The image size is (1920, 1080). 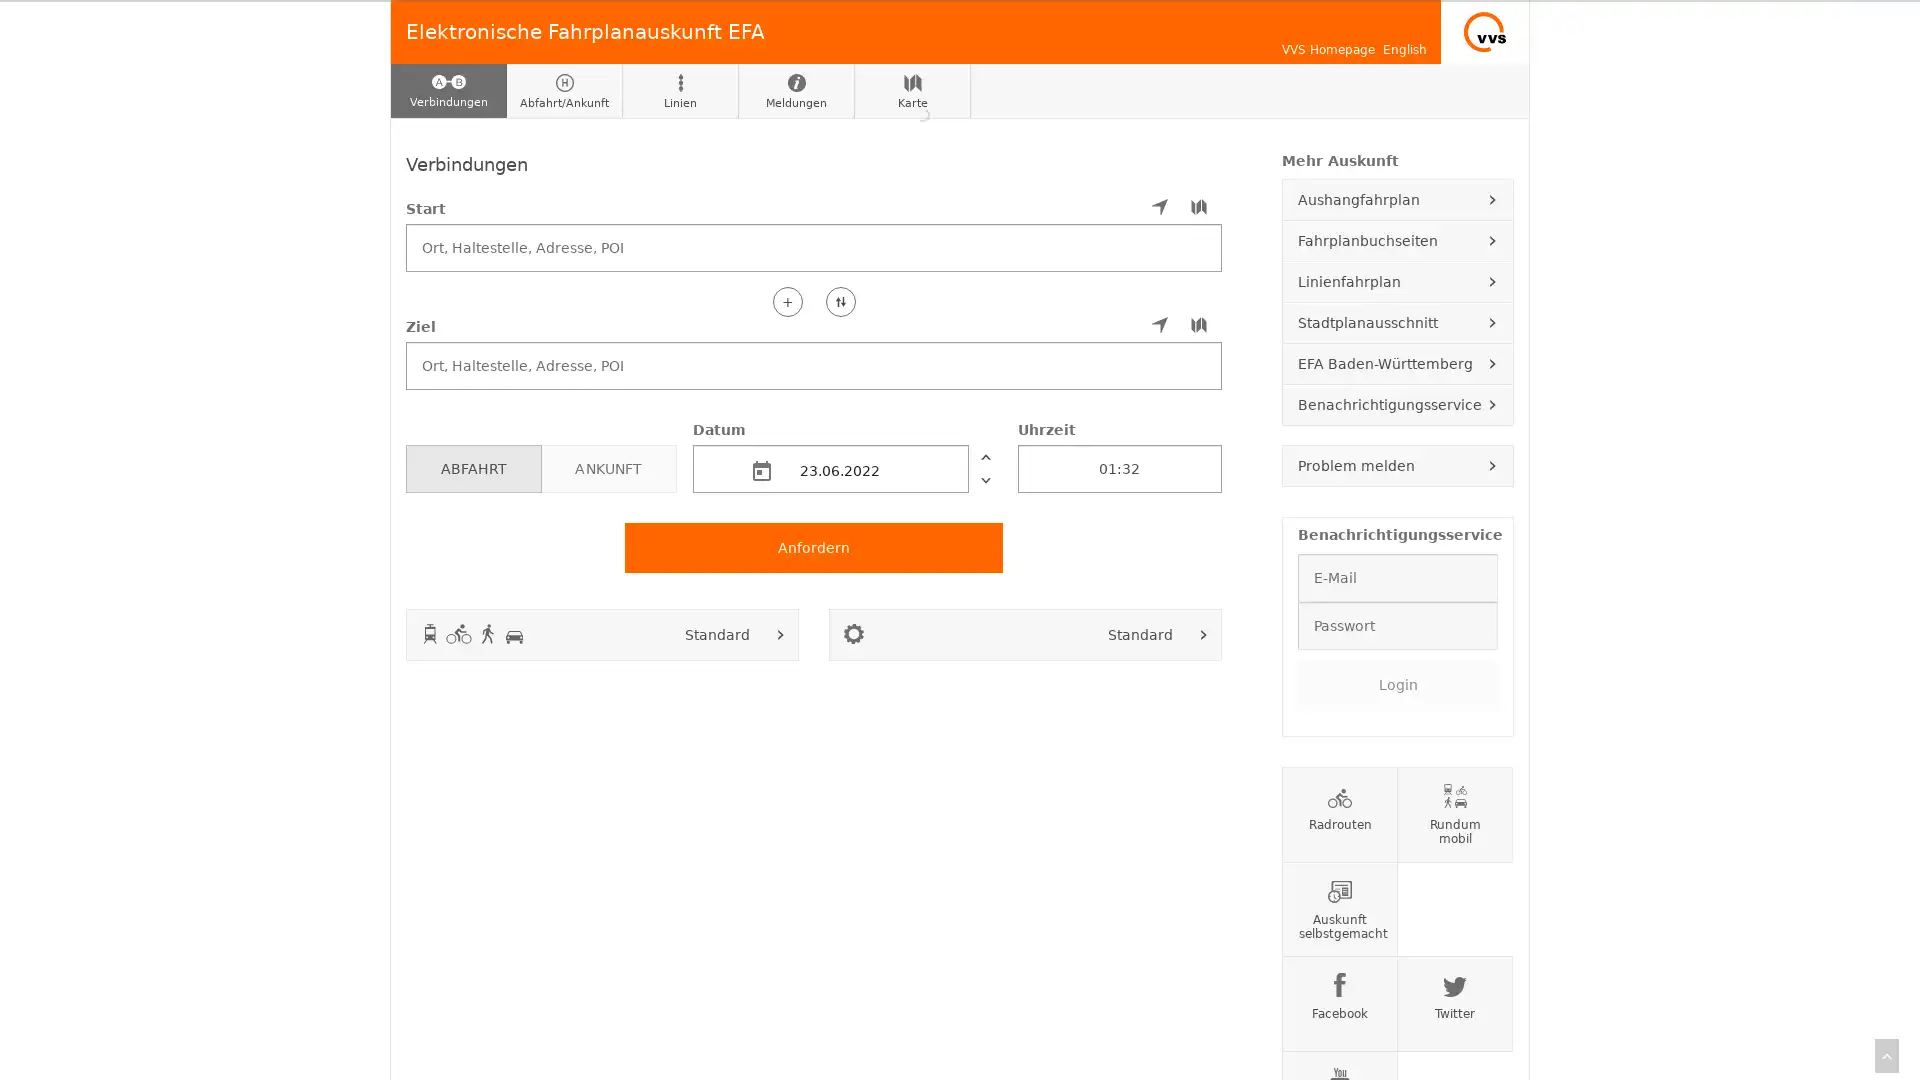 What do you see at coordinates (830, 467) in the screenshot?
I see `23.06.2022` at bounding box center [830, 467].